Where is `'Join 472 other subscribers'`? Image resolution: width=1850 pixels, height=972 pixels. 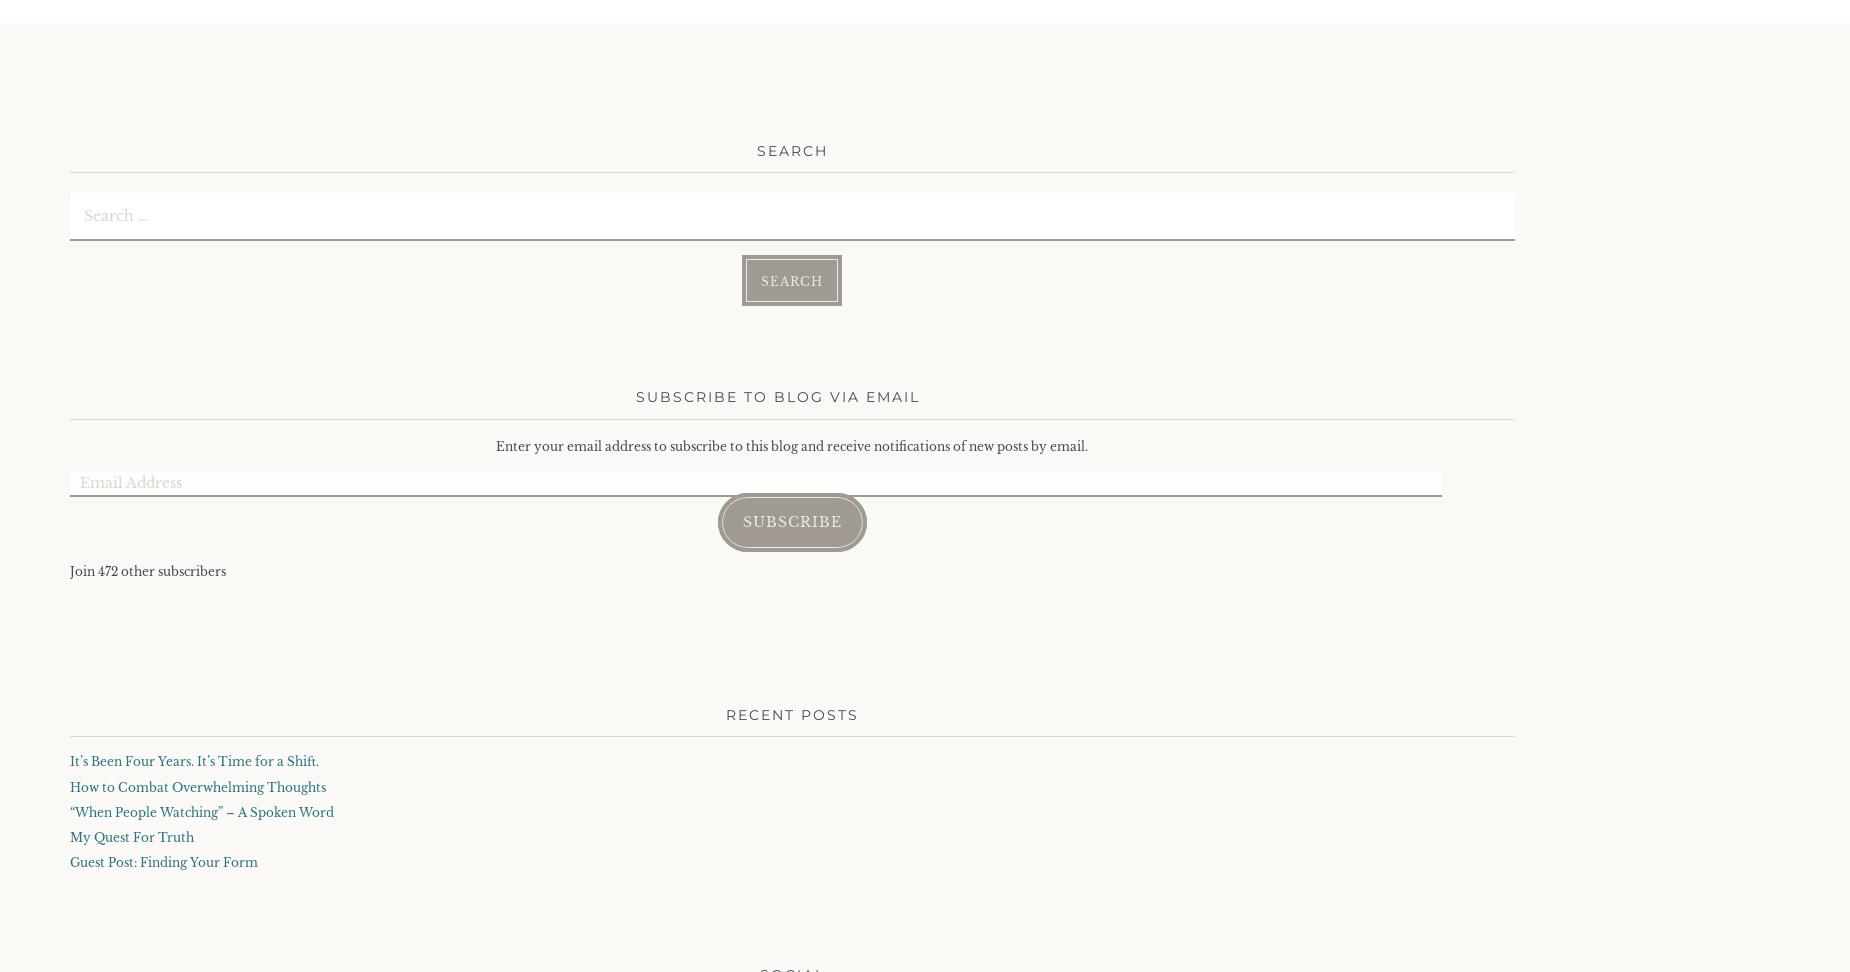 'Join 472 other subscribers' is located at coordinates (68, 570).